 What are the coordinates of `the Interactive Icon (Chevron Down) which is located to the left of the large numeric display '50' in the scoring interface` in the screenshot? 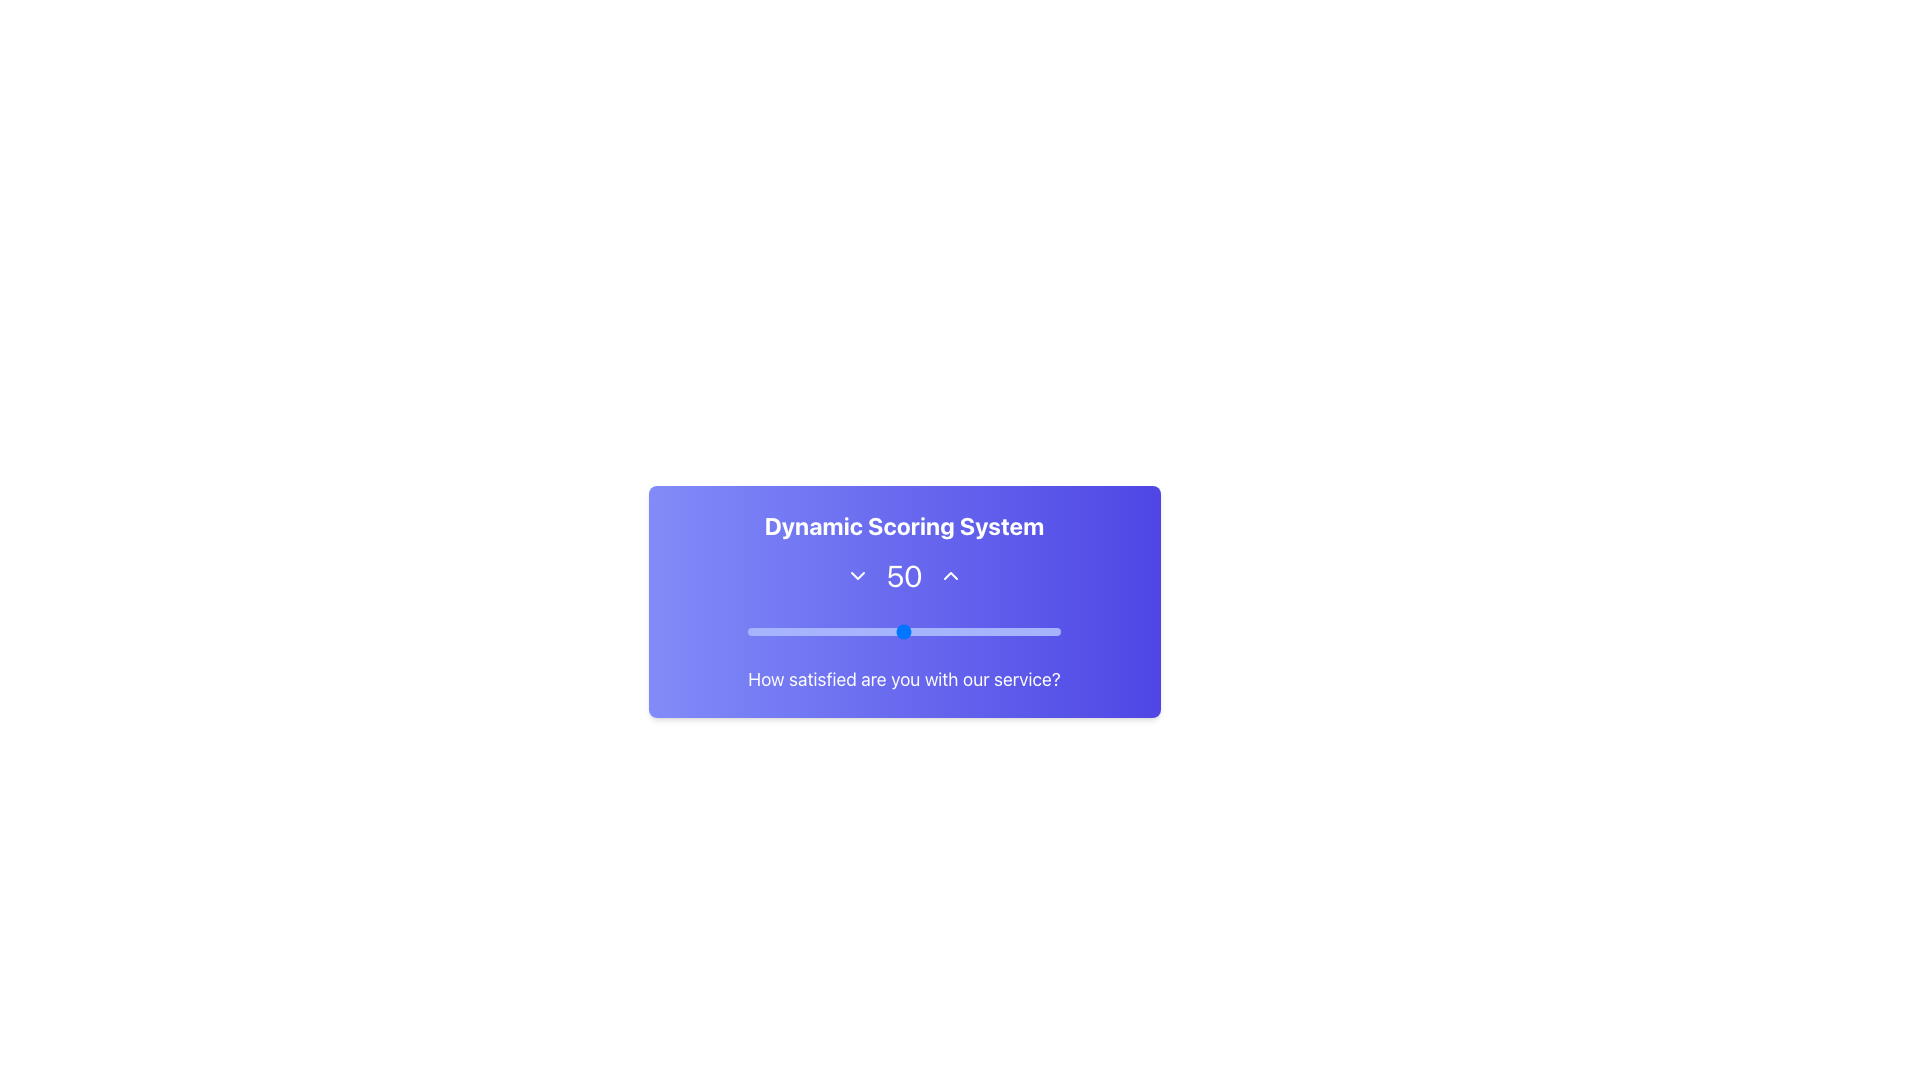 It's located at (858, 575).